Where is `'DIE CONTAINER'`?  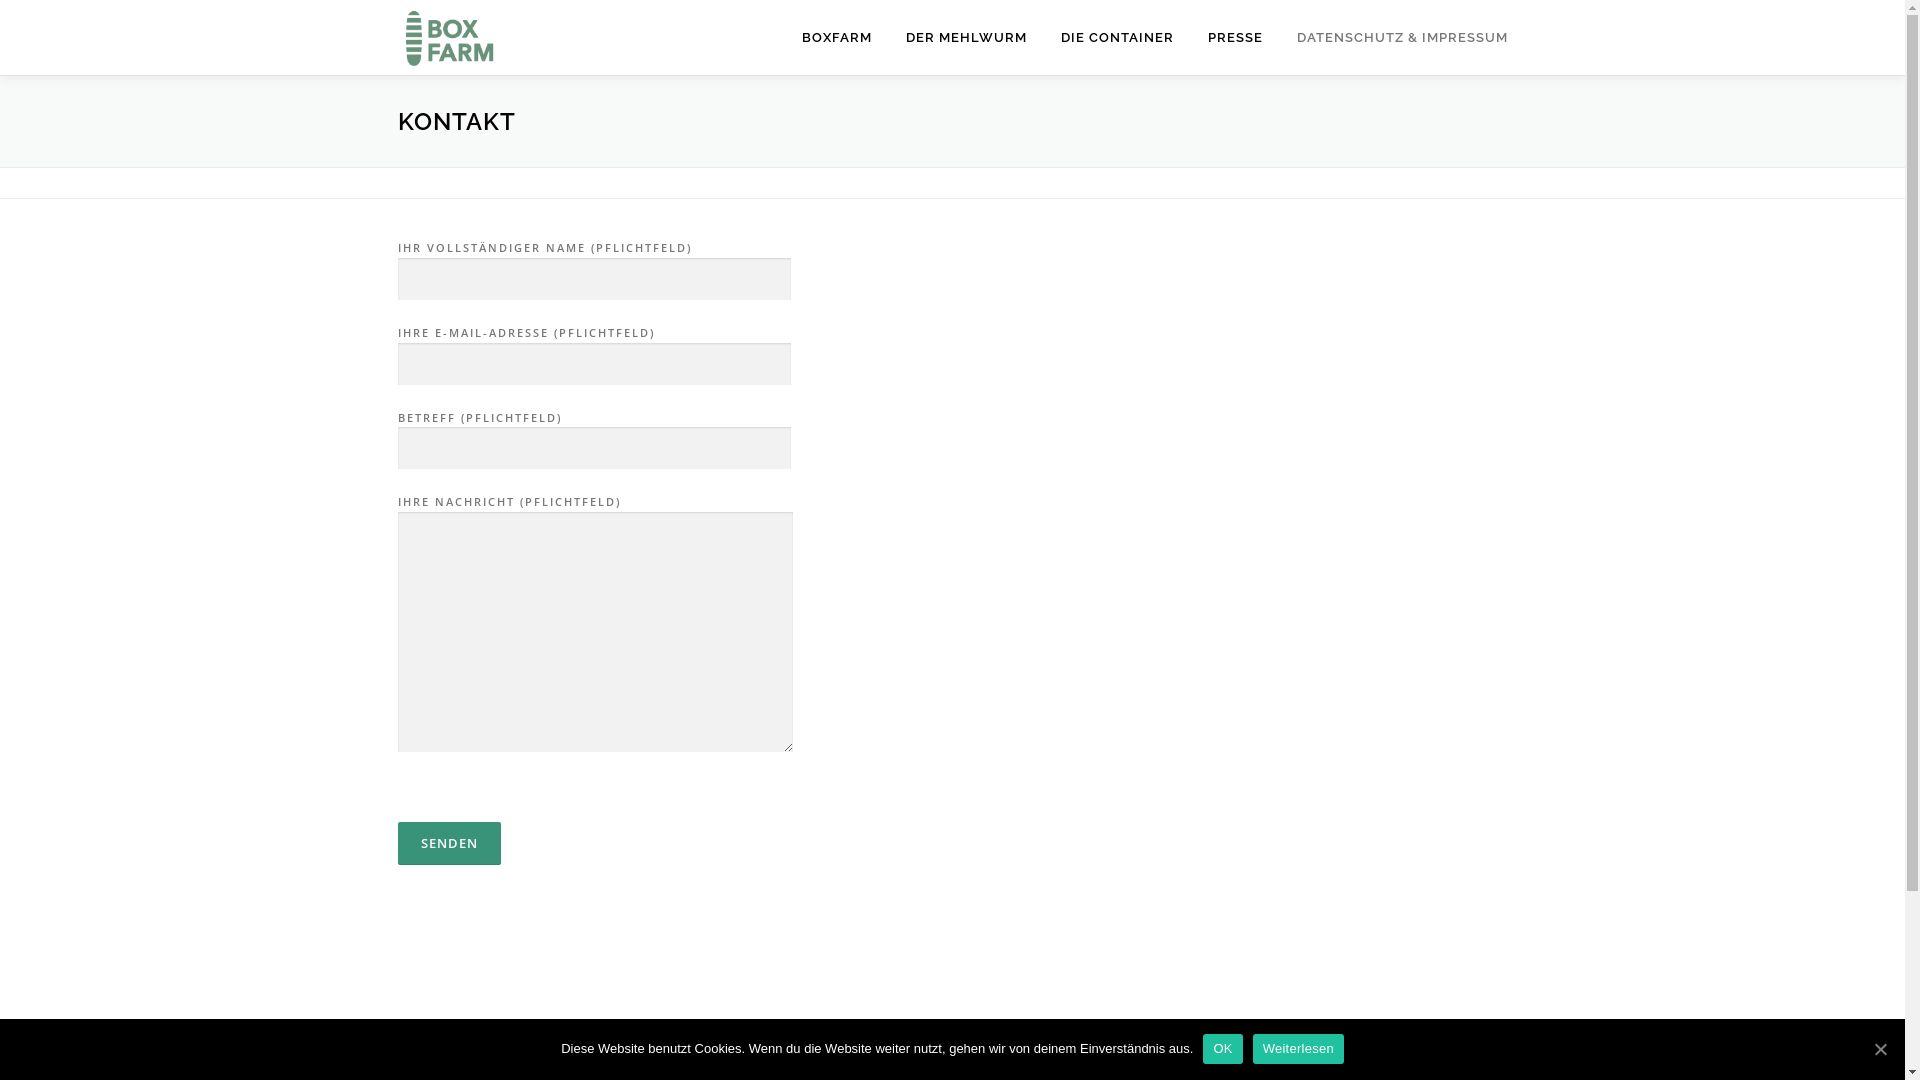
'DIE CONTAINER' is located at coordinates (1116, 37).